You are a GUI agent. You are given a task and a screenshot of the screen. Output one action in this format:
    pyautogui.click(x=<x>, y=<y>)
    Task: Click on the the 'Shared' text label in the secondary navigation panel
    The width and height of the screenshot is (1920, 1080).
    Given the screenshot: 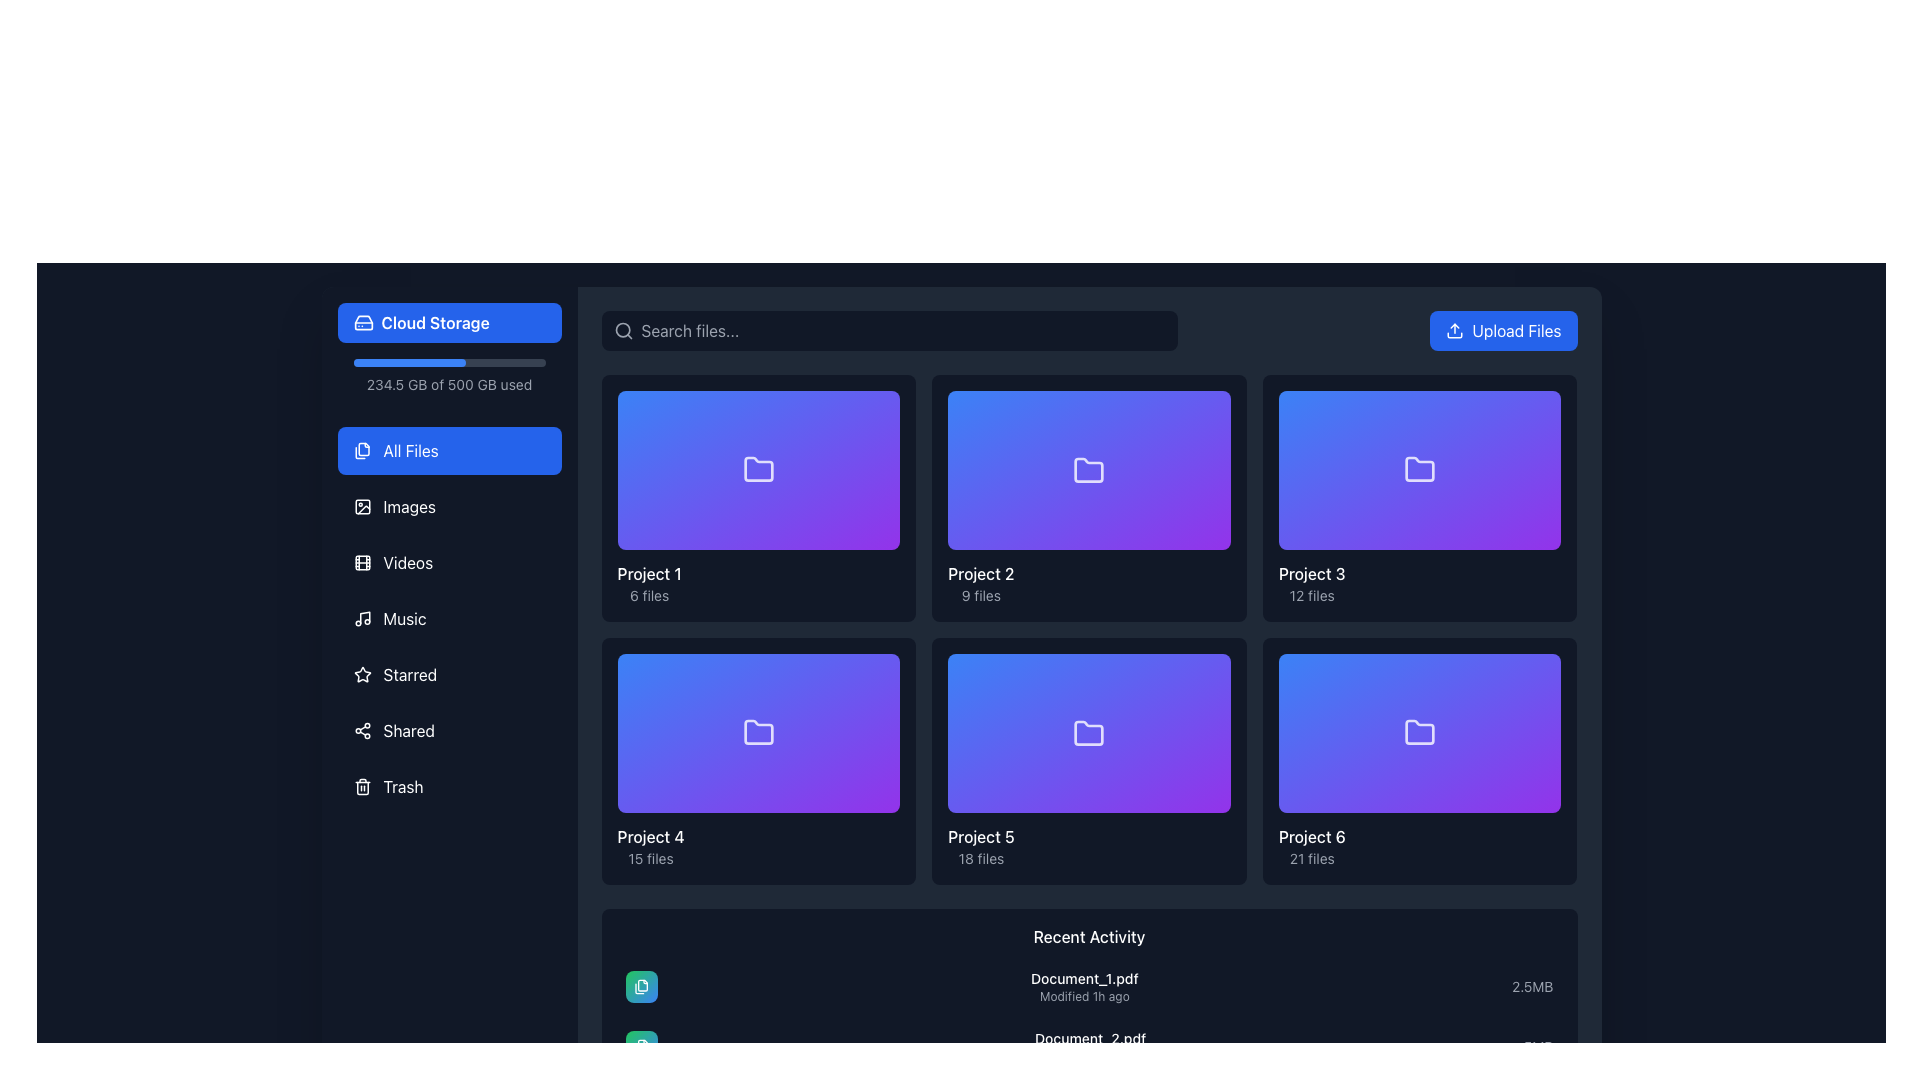 What is the action you would take?
    pyautogui.click(x=408, y=731)
    